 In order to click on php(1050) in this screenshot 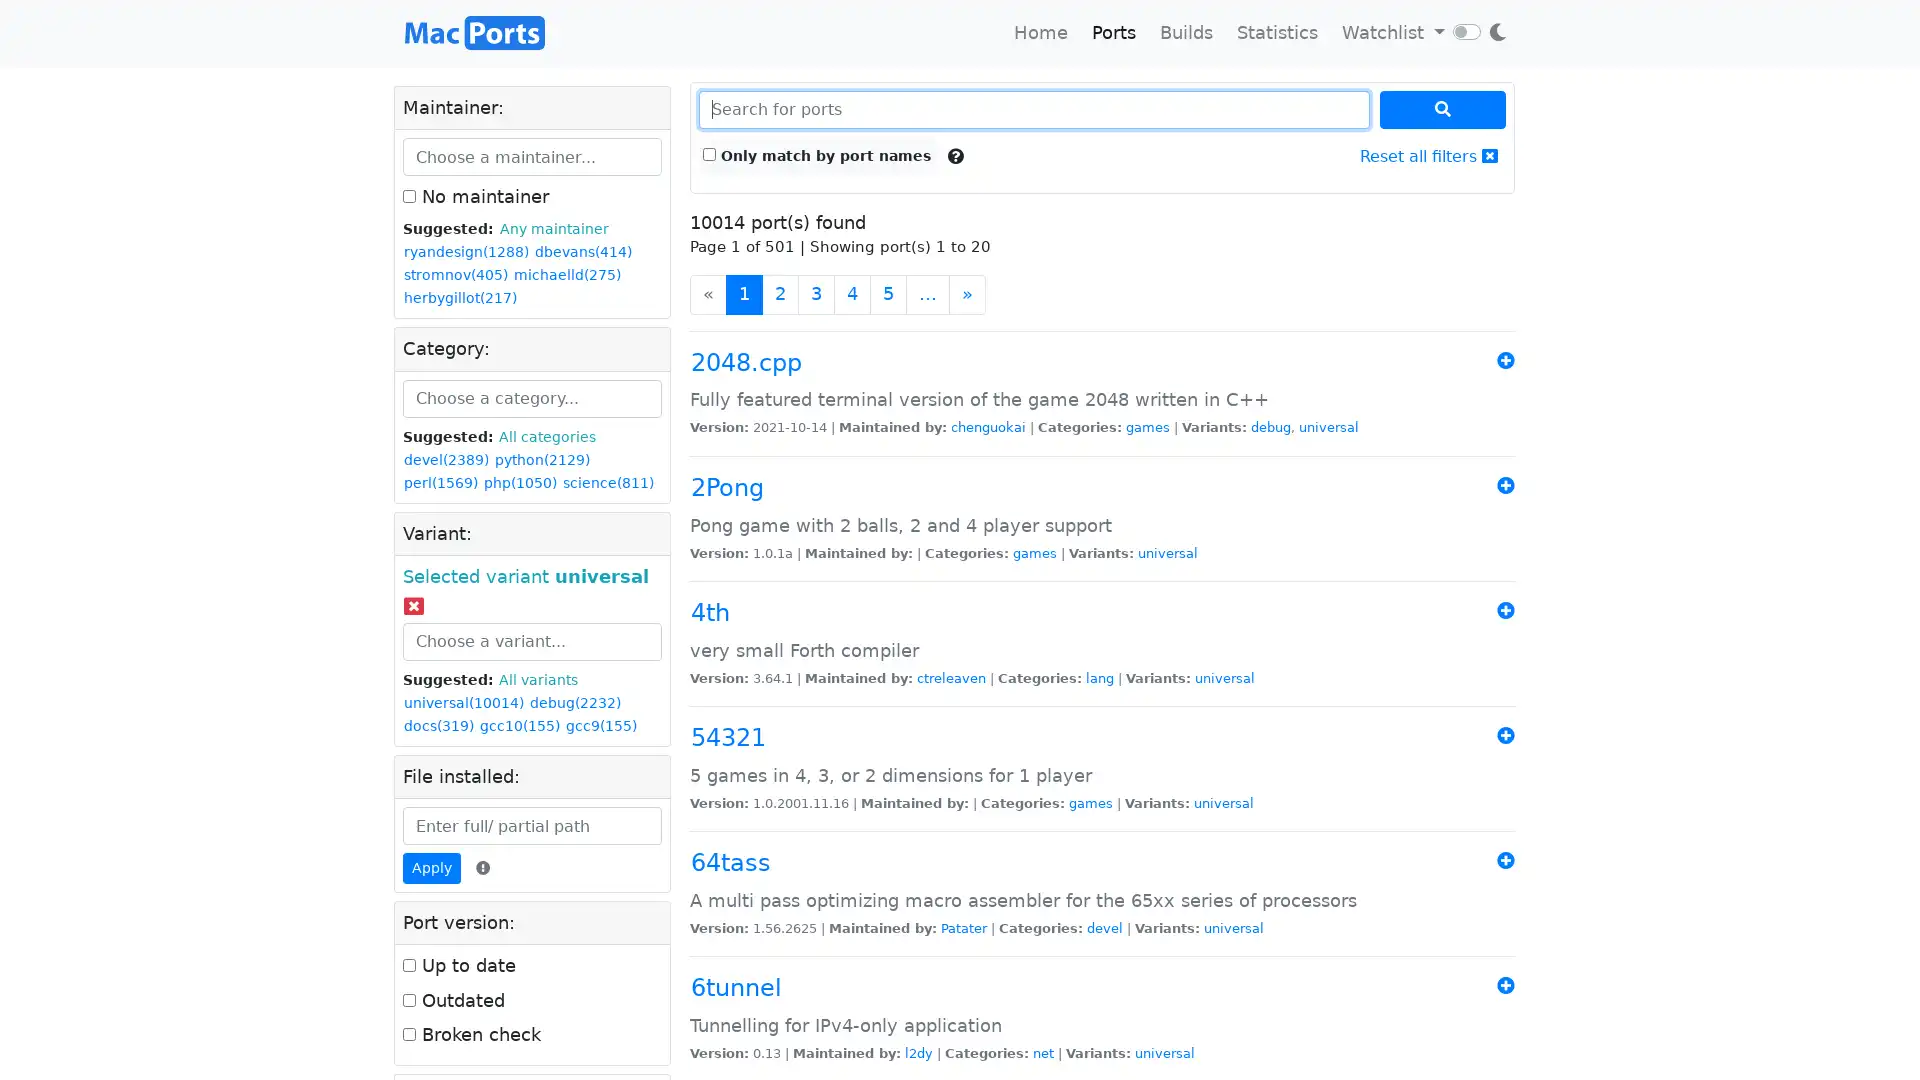, I will do `click(520, 482)`.